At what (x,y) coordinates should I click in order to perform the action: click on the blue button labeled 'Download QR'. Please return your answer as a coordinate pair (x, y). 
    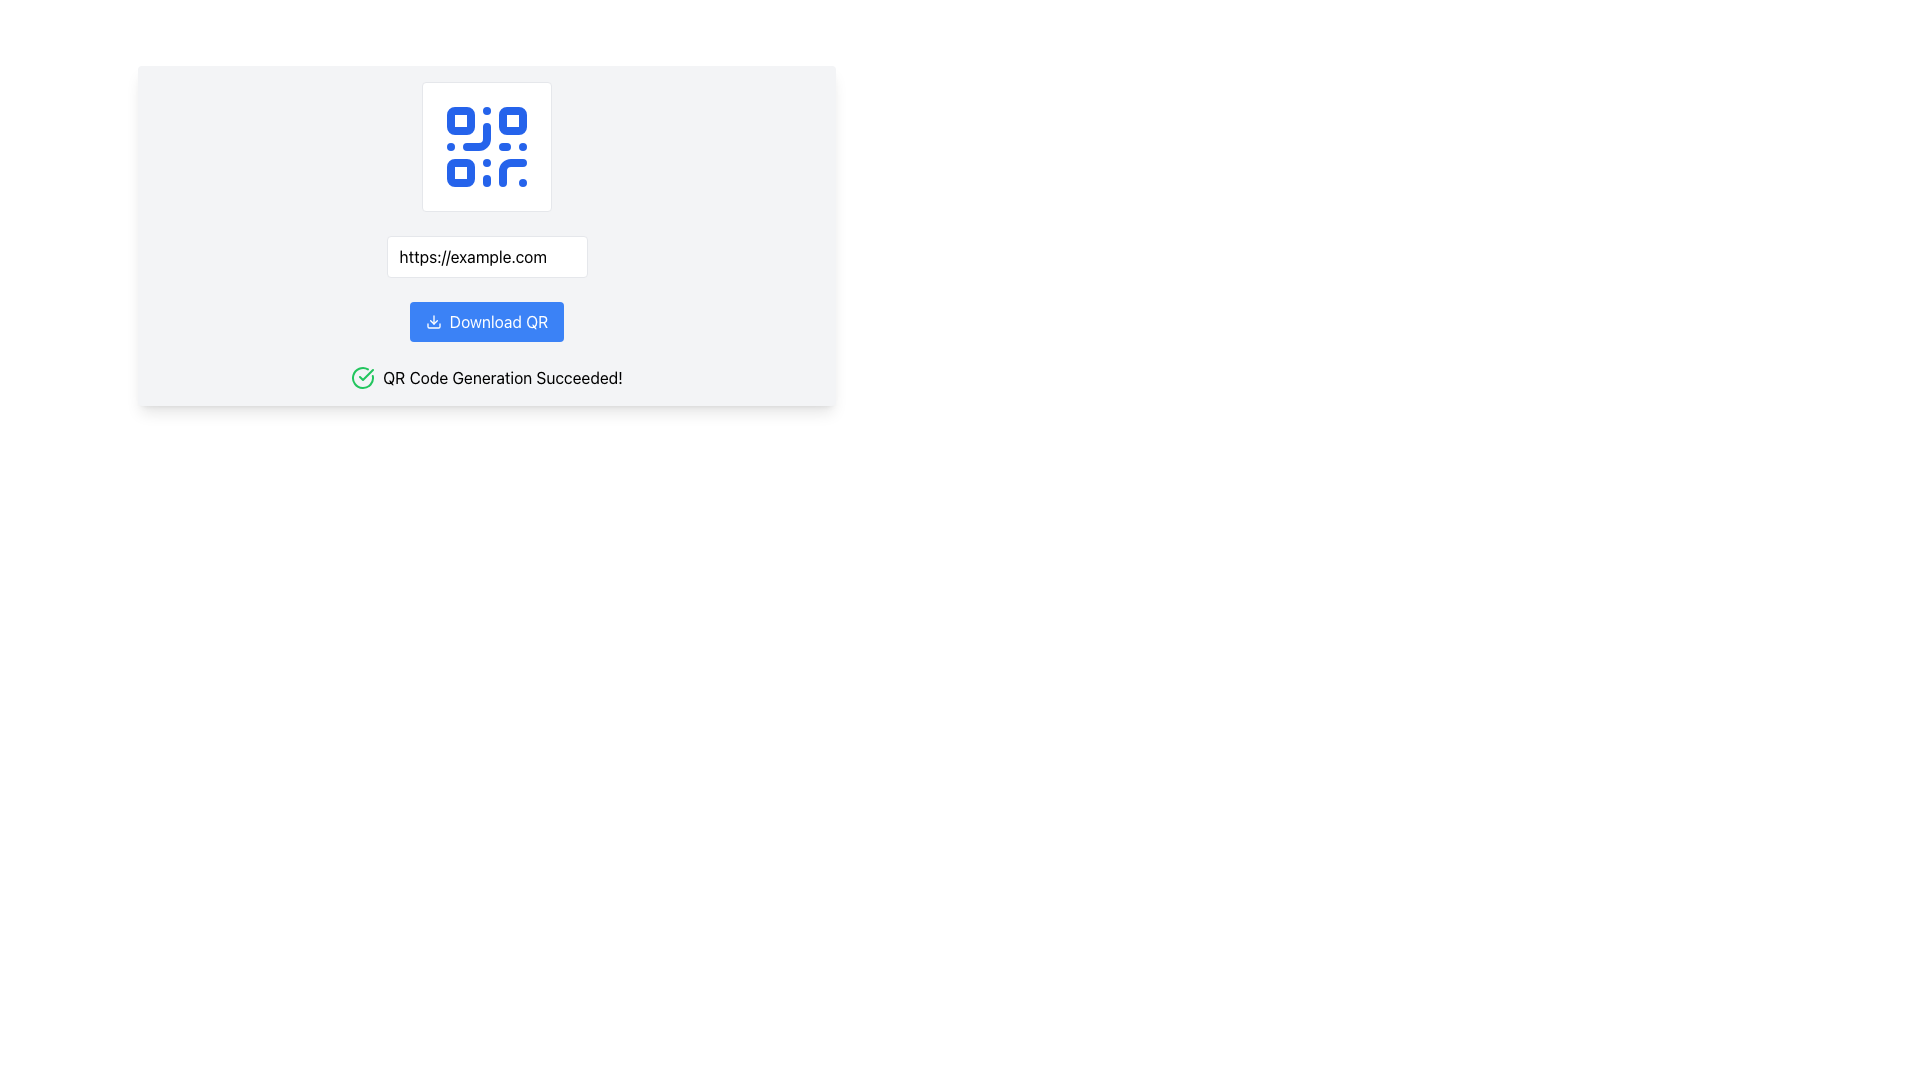
    Looking at the image, I should click on (486, 320).